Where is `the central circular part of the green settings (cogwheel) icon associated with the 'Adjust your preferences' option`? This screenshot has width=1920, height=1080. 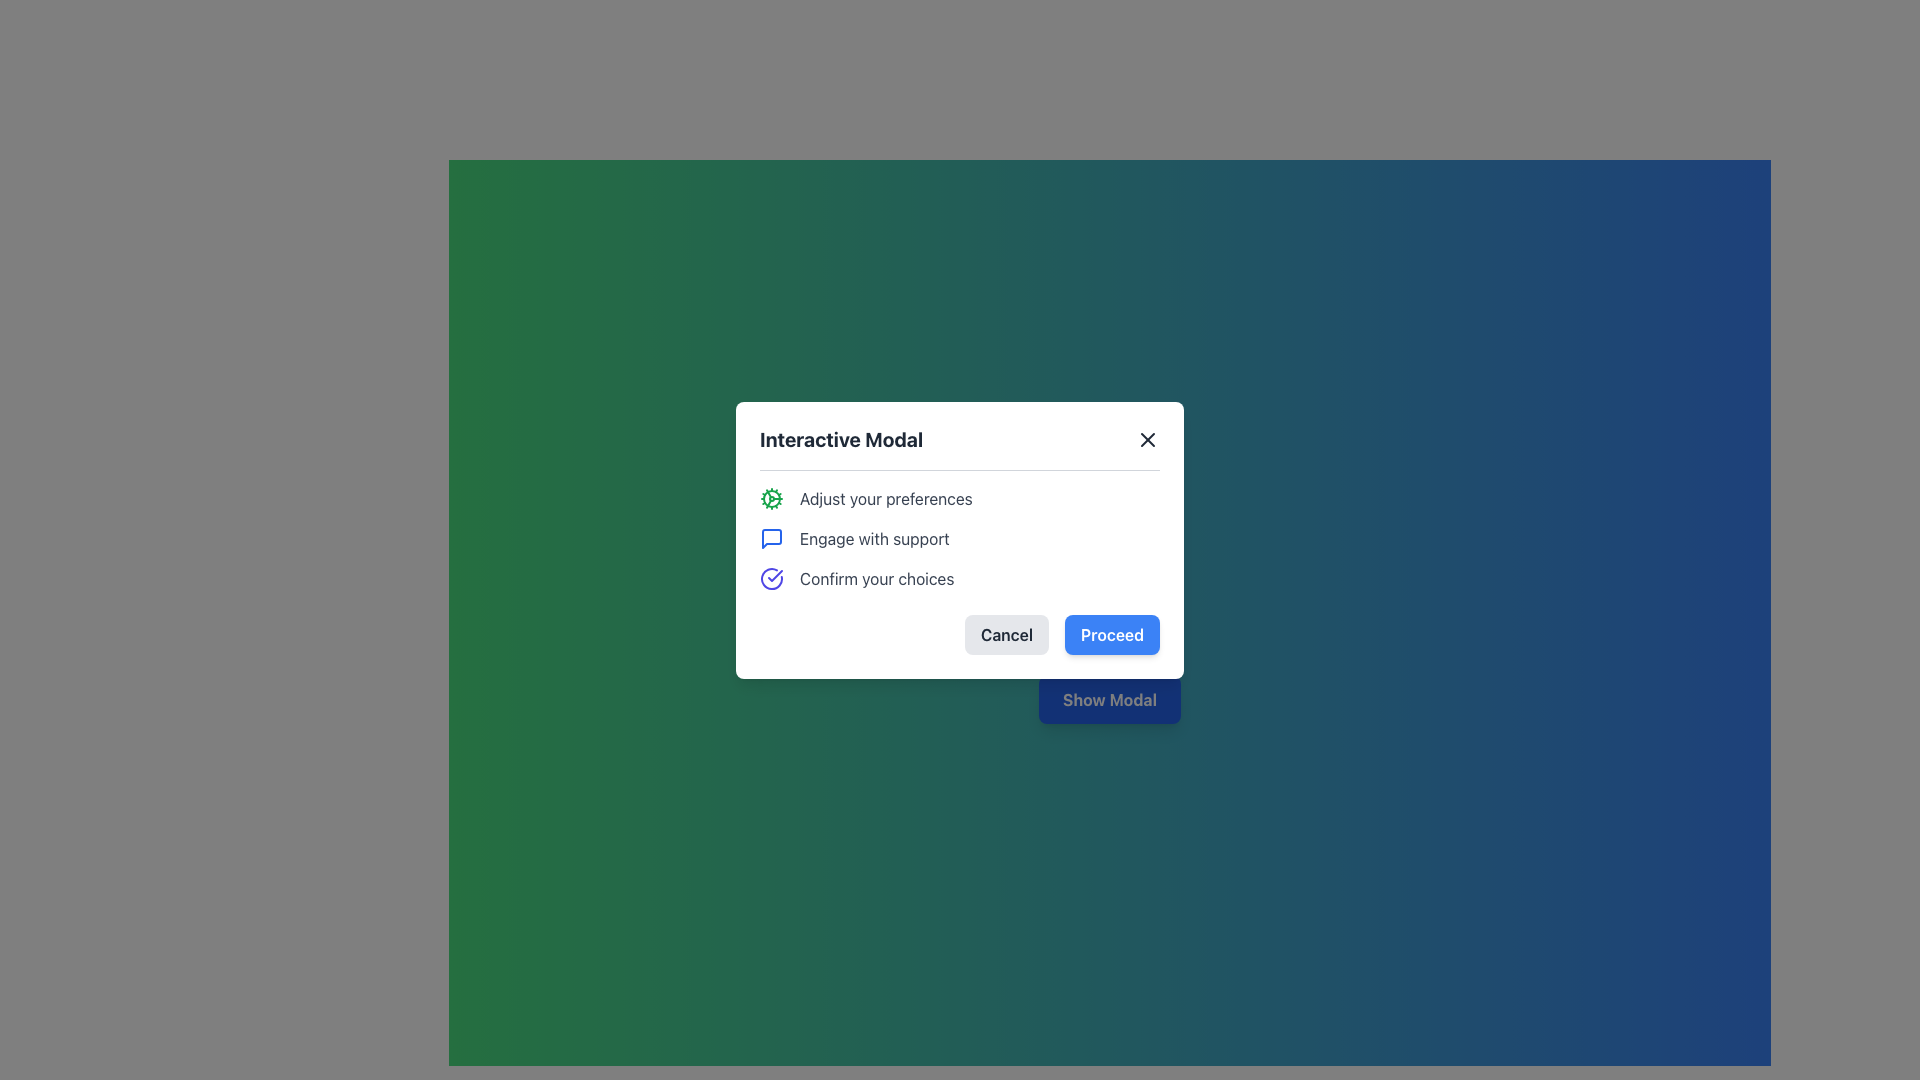
the central circular part of the green settings (cogwheel) icon associated with the 'Adjust your preferences' option is located at coordinates (771, 497).